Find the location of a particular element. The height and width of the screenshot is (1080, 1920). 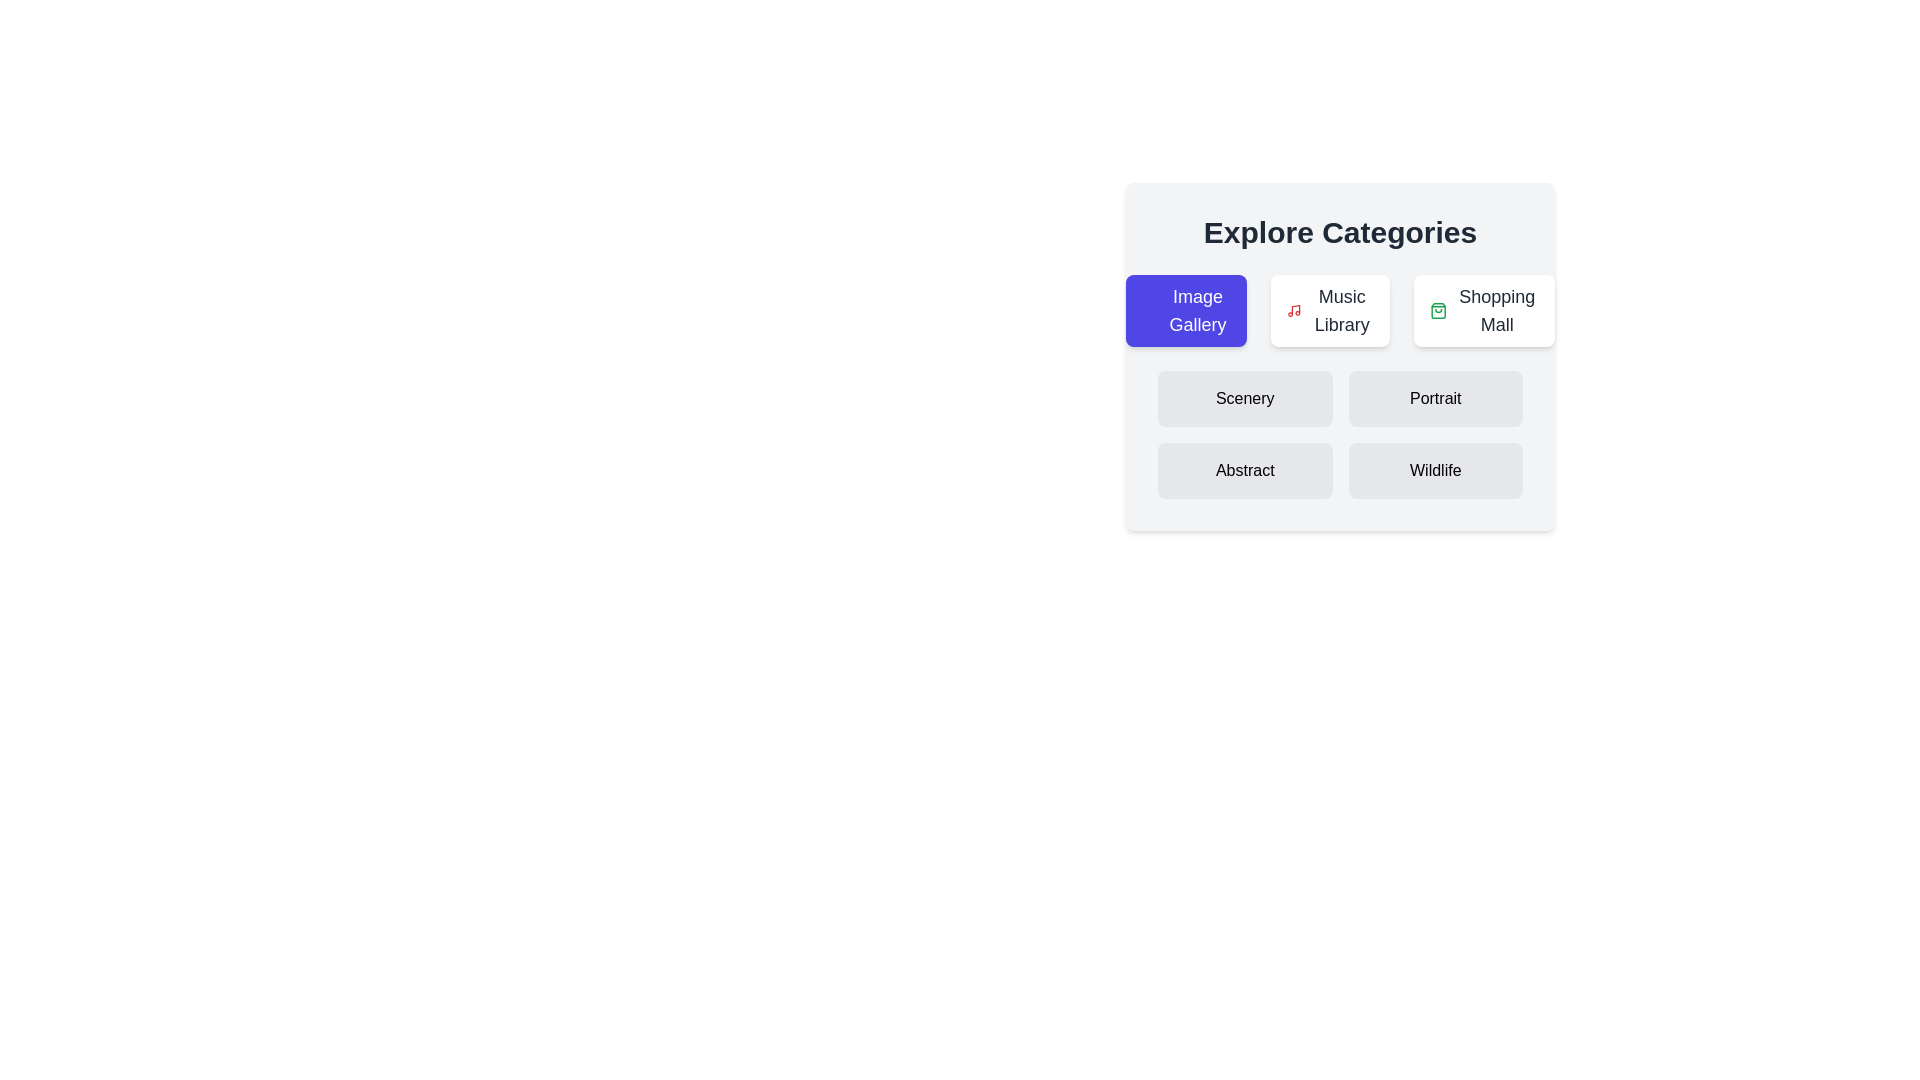

the 'Scenery' button, which is a rectangular button with a gray background and rounded corners, located in the 'Explore Categories' section of the UI is located at coordinates (1244, 398).